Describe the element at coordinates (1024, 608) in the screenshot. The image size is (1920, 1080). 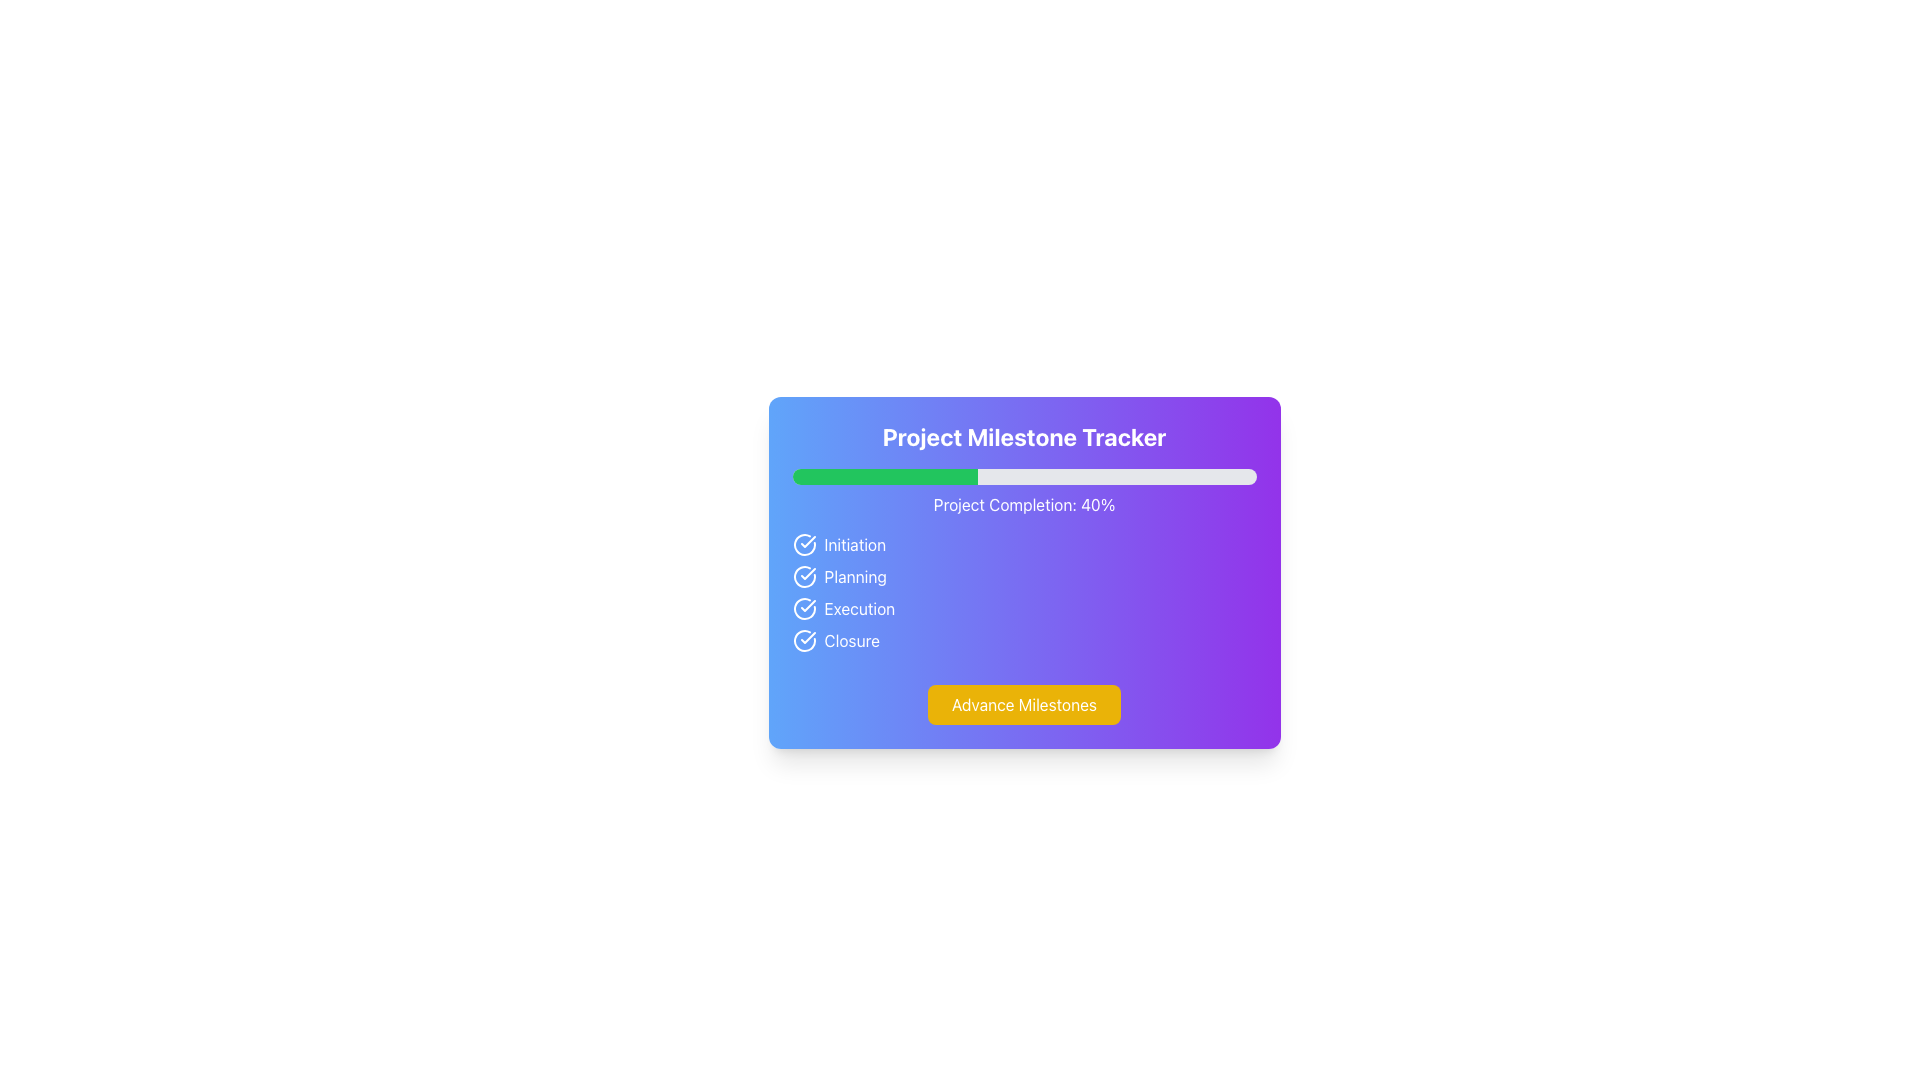
I see `the status of the 'Execution' milestone in the project tracker, which is represented by the third Text Row with Icon in the vertical list of milestones` at that location.